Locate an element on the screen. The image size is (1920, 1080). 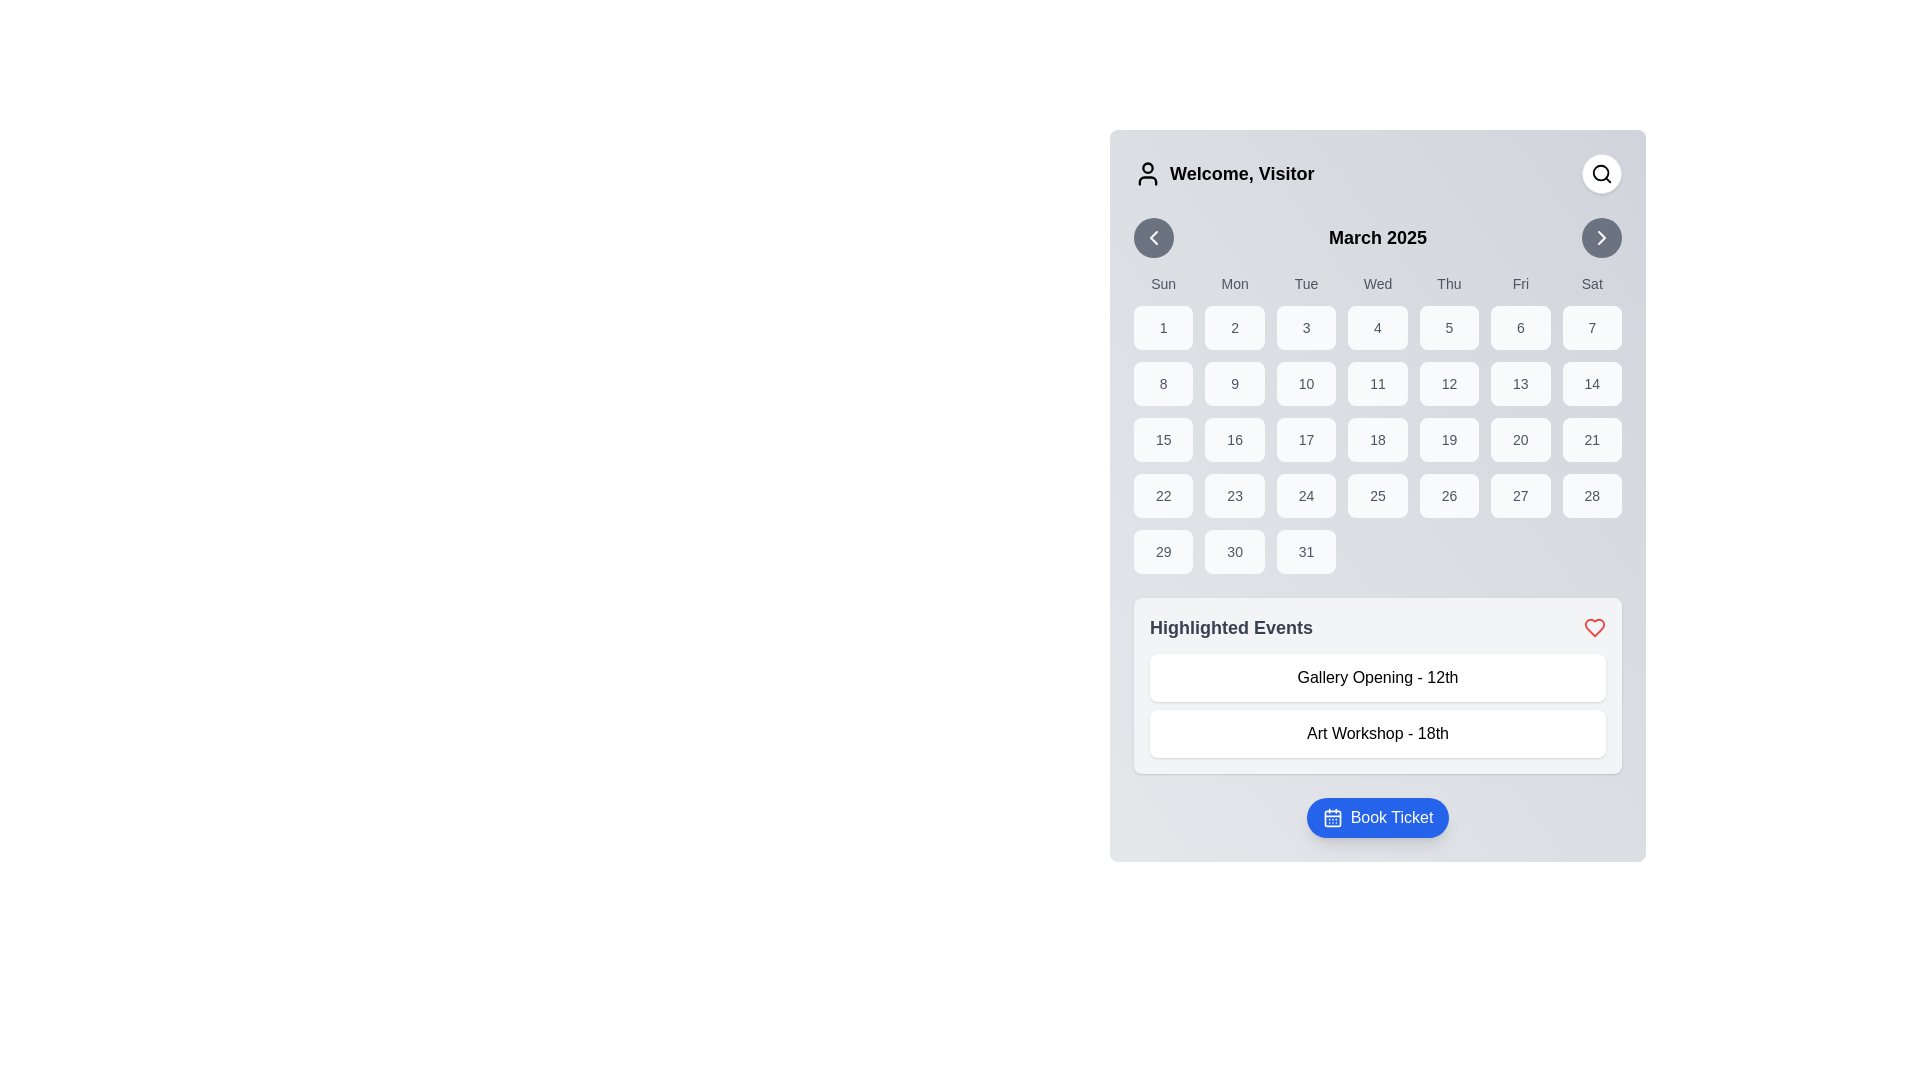
the circular button with a gray background and a left-pointing chevron icon, located to the left of the text 'March 2025' is located at coordinates (1153, 237).